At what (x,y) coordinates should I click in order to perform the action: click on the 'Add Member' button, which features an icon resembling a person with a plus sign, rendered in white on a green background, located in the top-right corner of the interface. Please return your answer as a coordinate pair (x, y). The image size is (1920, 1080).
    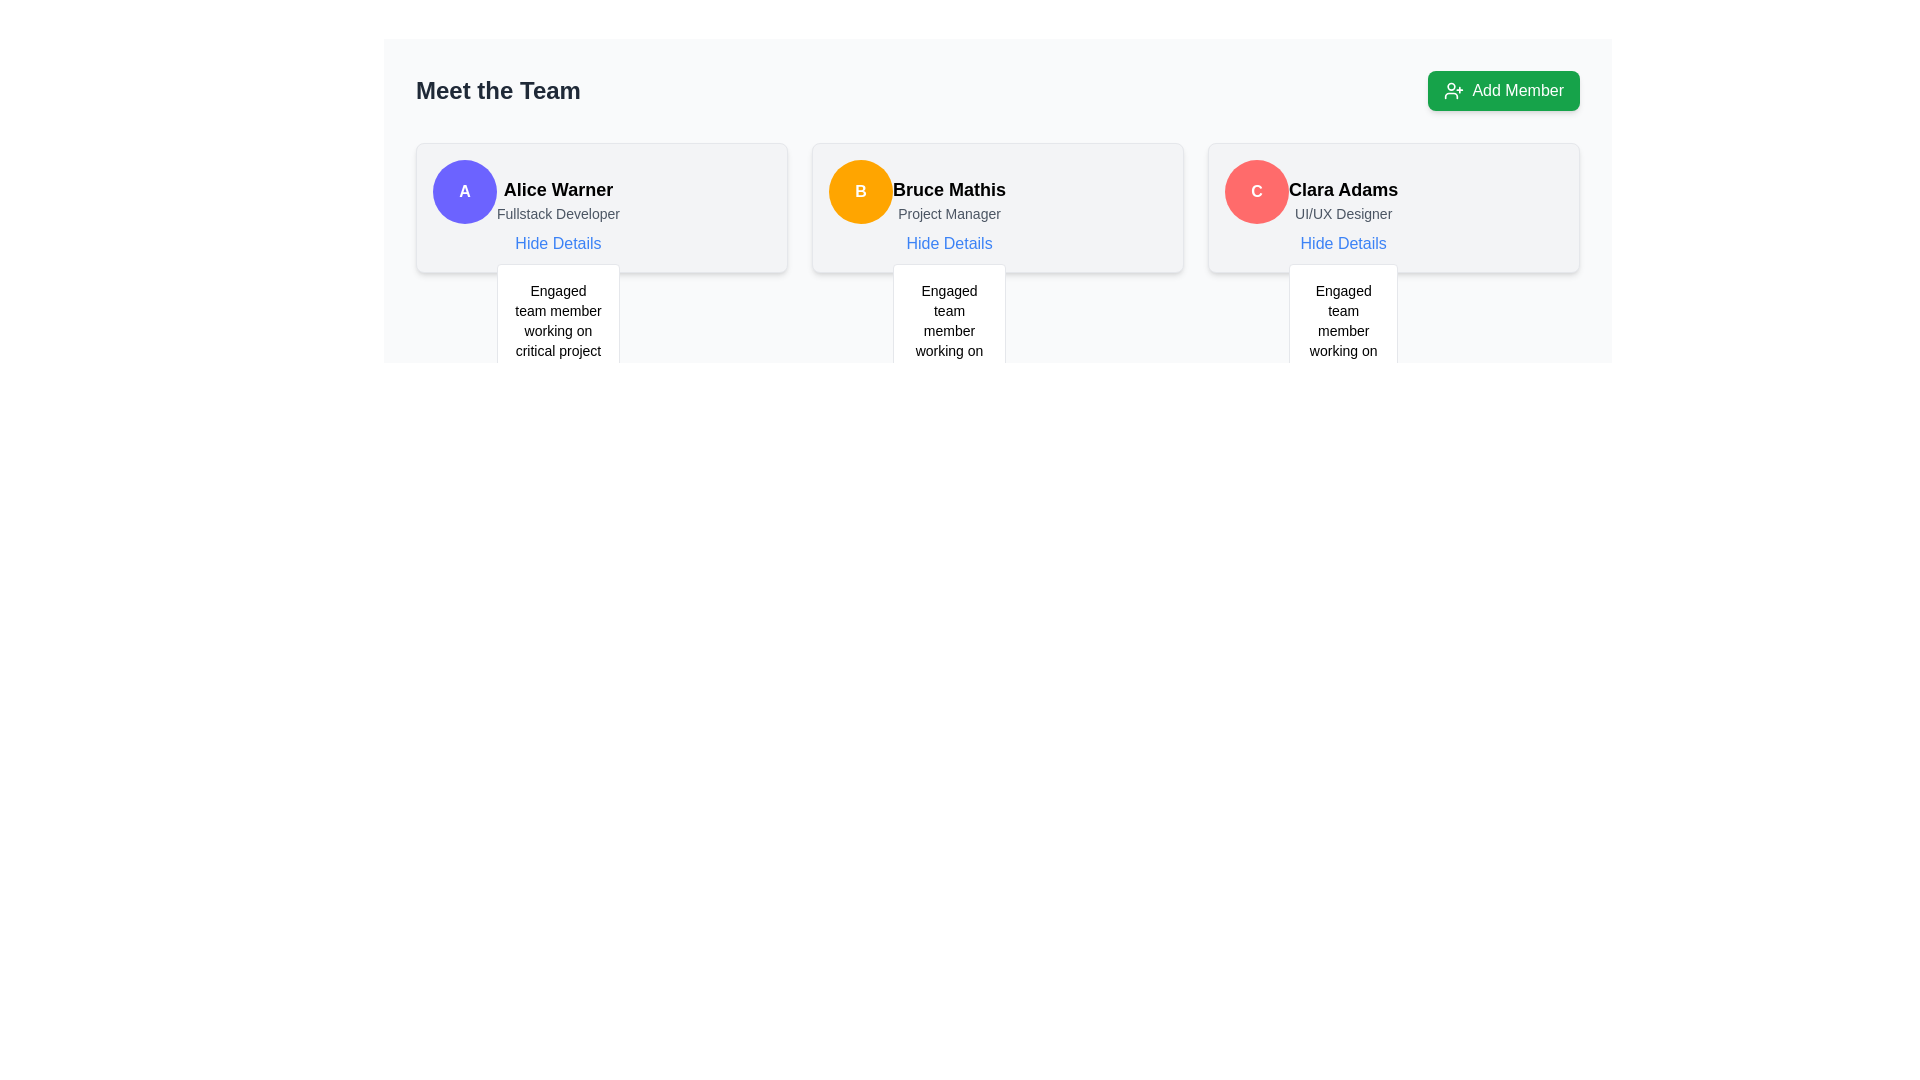
    Looking at the image, I should click on (1454, 91).